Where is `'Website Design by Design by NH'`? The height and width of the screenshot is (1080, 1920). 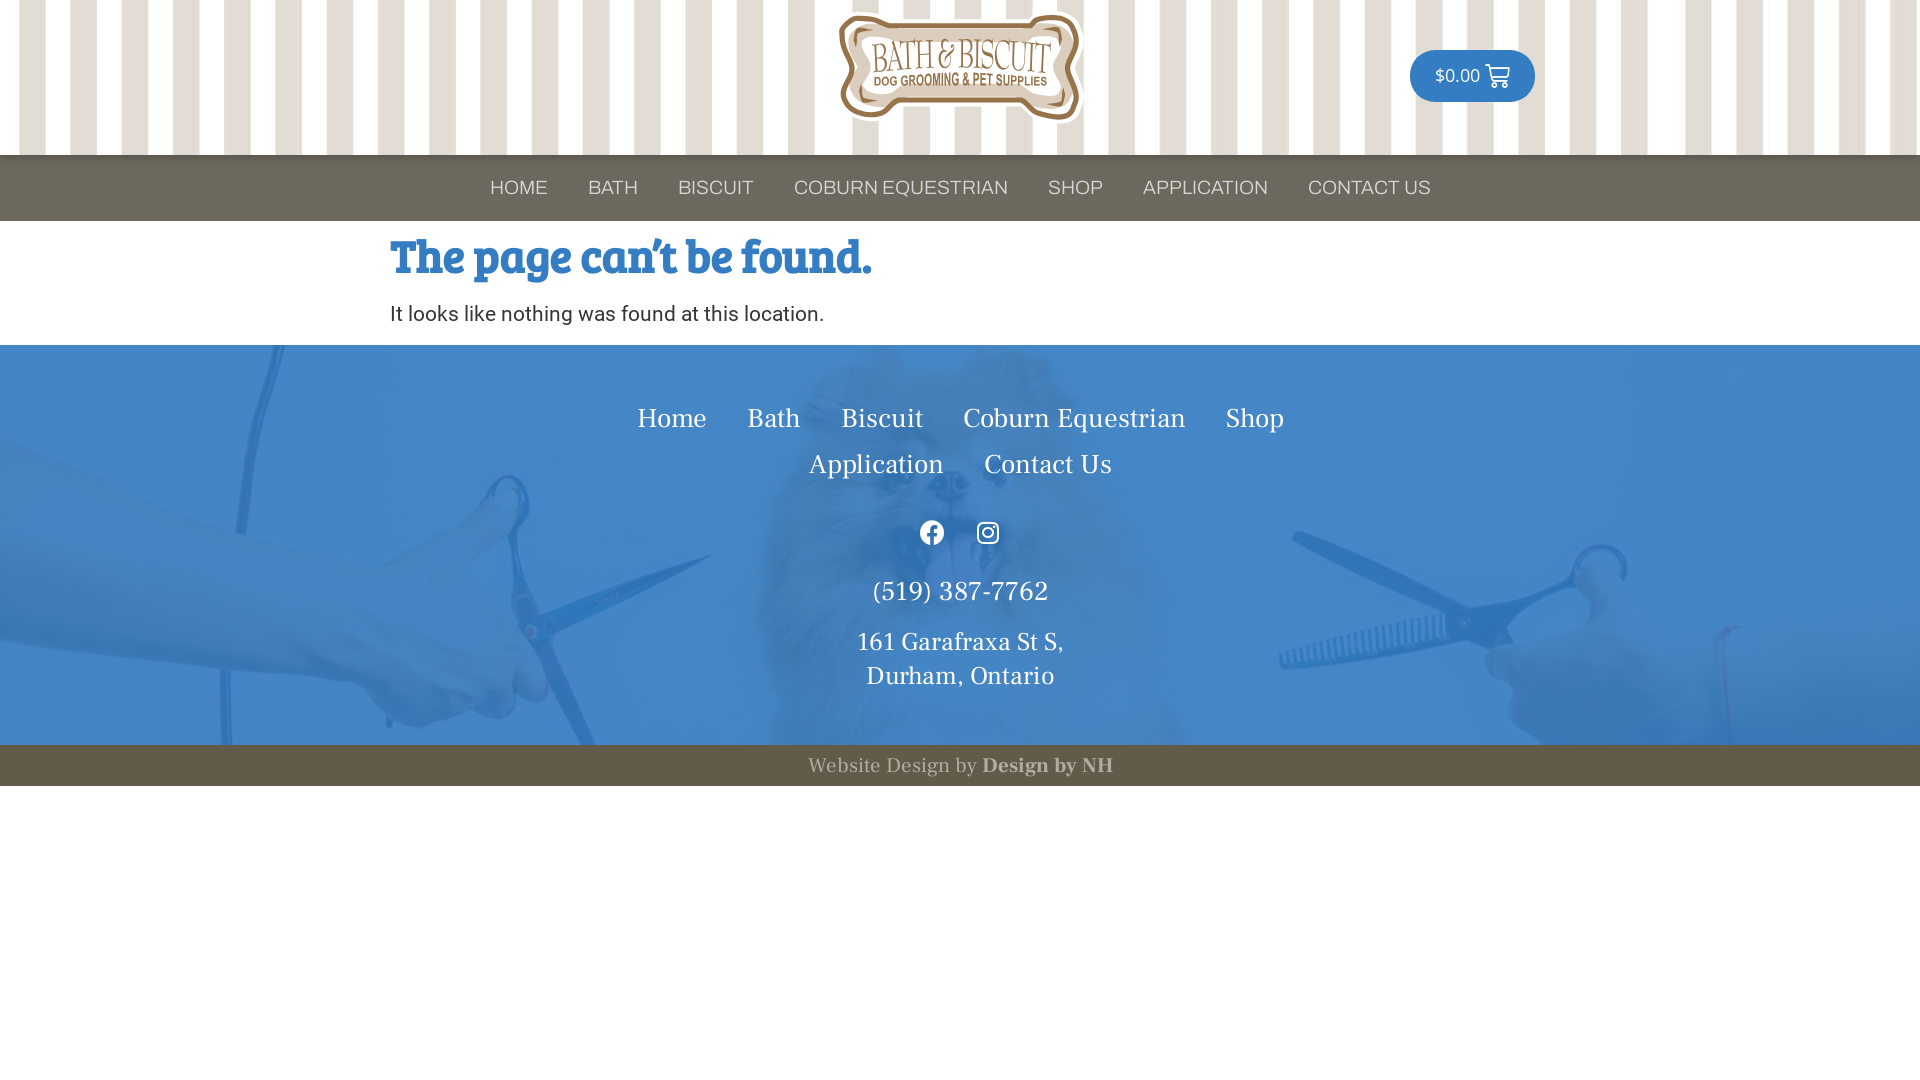
'Website Design by Design by NH' is located at coordinates (960, 765).